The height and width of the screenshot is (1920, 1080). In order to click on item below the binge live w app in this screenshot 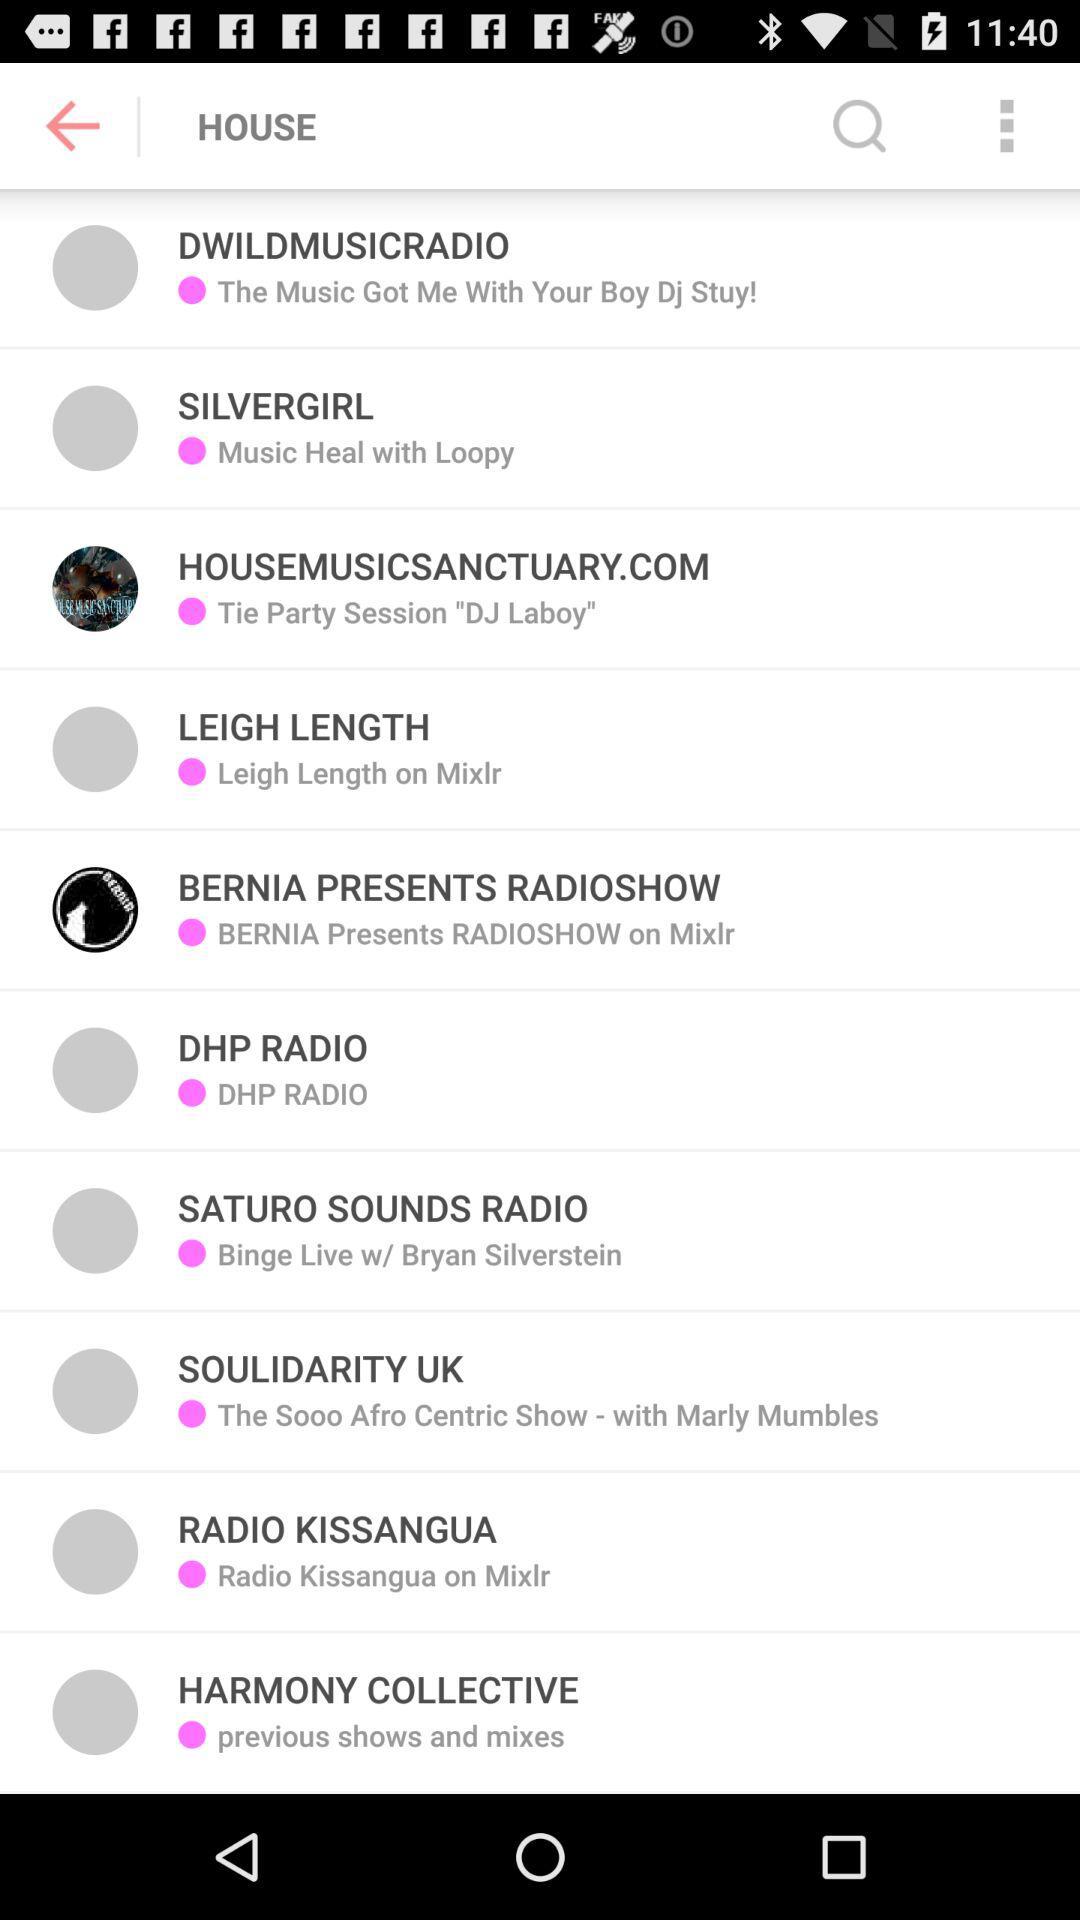, I will do `click(319, 1357)`.